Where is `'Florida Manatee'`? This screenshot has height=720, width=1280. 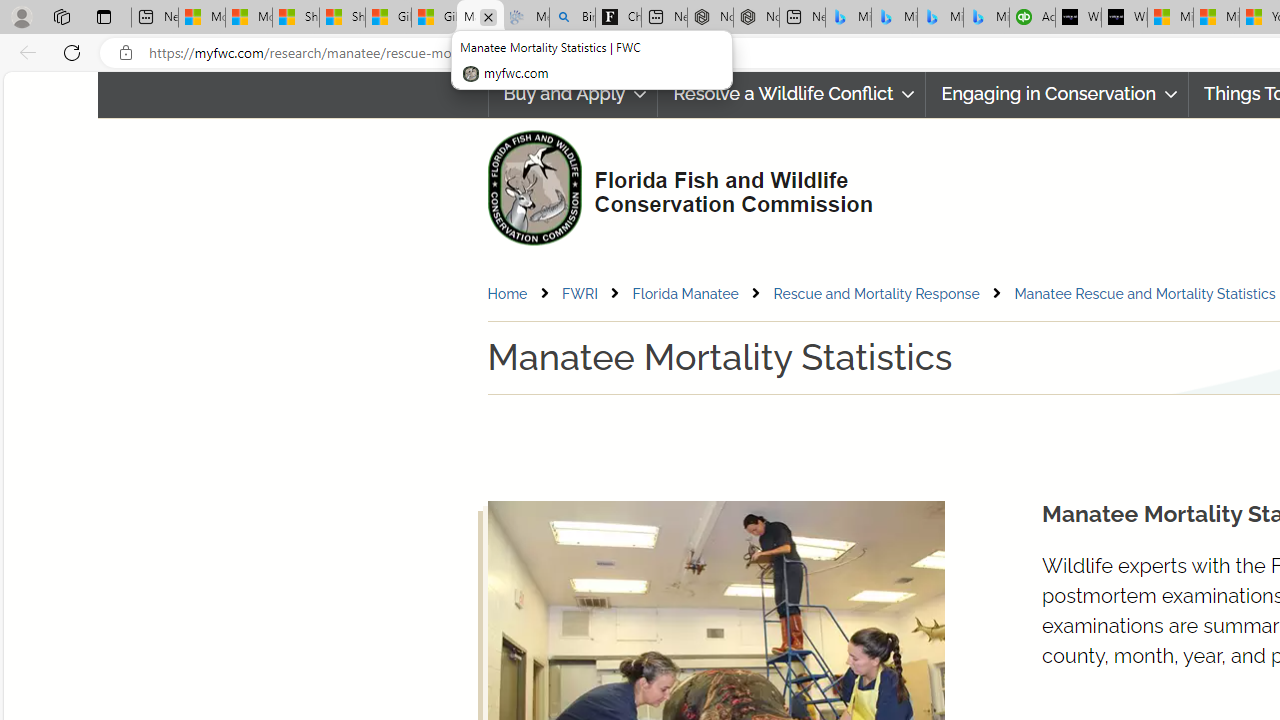 'Florida Manatee' is located at coordinates (701, 293).